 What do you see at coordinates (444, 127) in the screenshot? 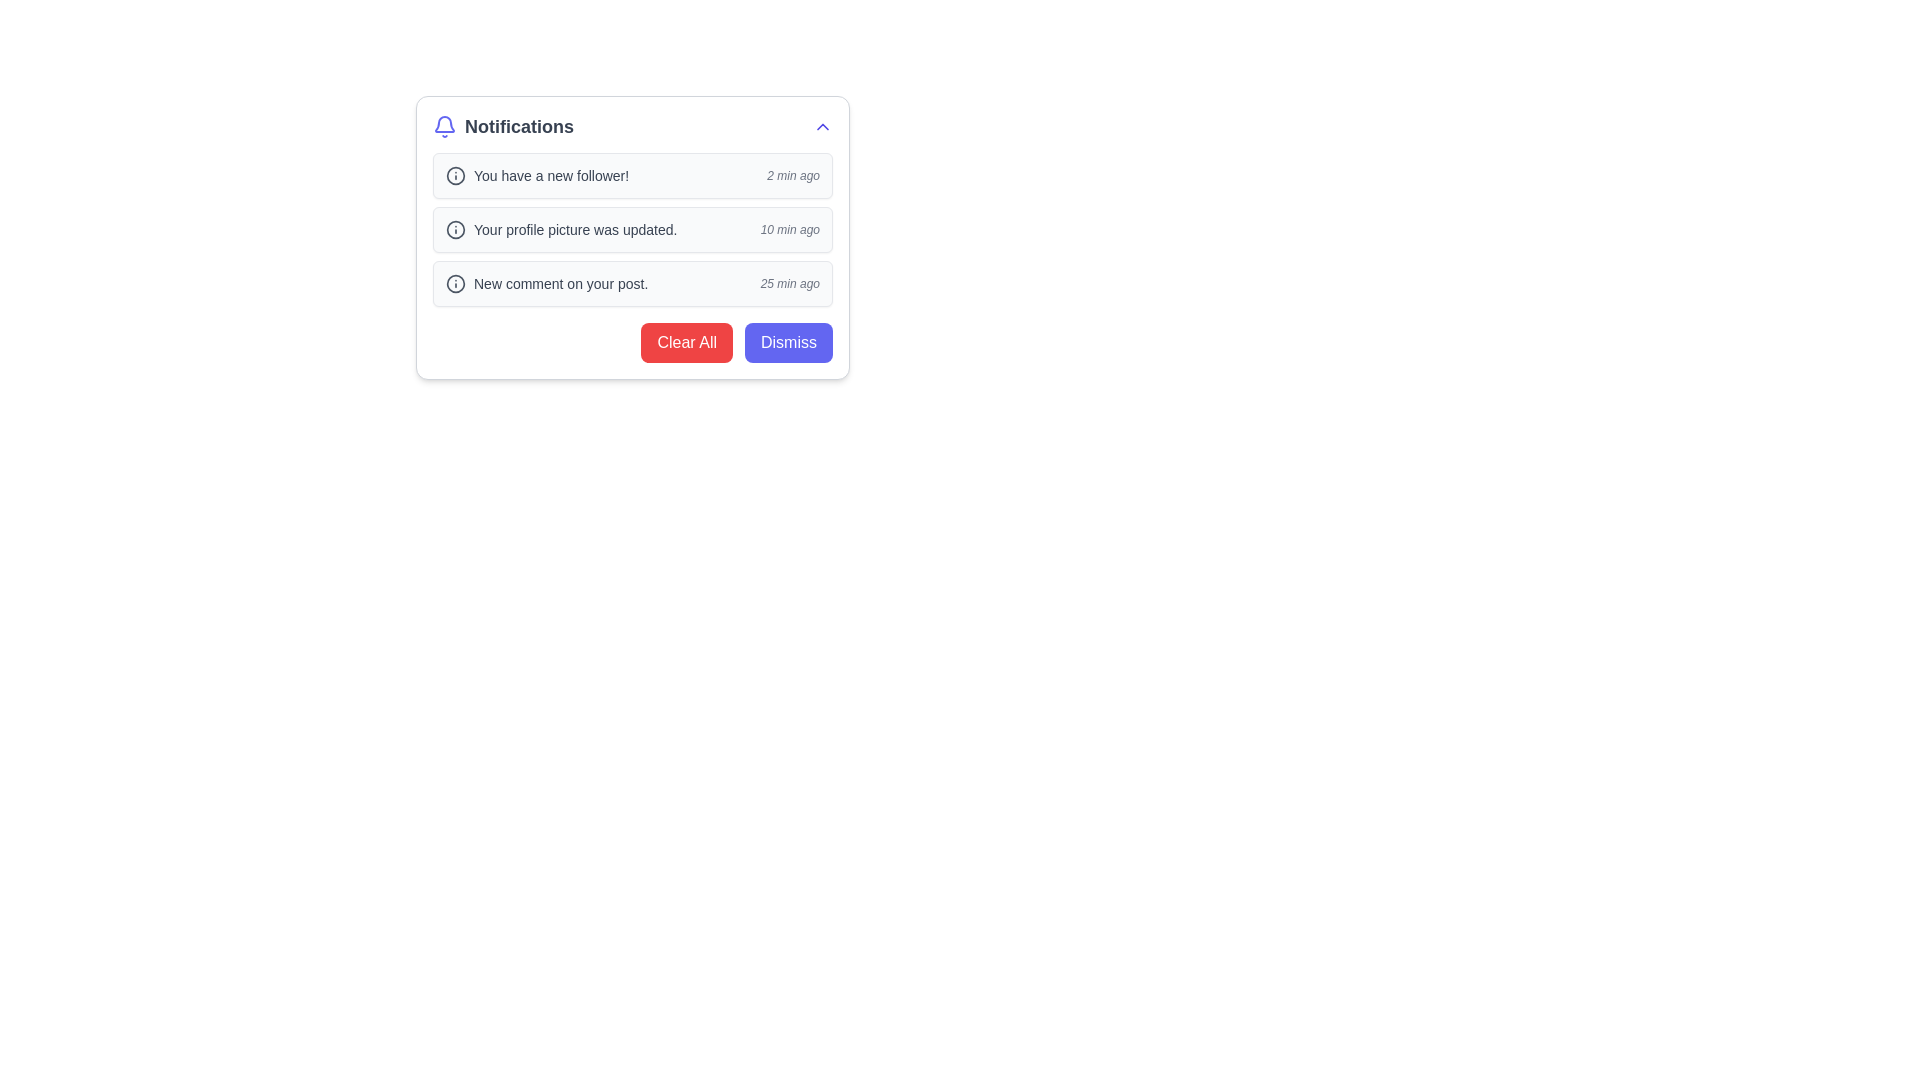
I see `the bell icon with rounded edges and dark indigo color, located to the left of the 'Notifications' text label in the notification panel` at bounding box center [444, 127].